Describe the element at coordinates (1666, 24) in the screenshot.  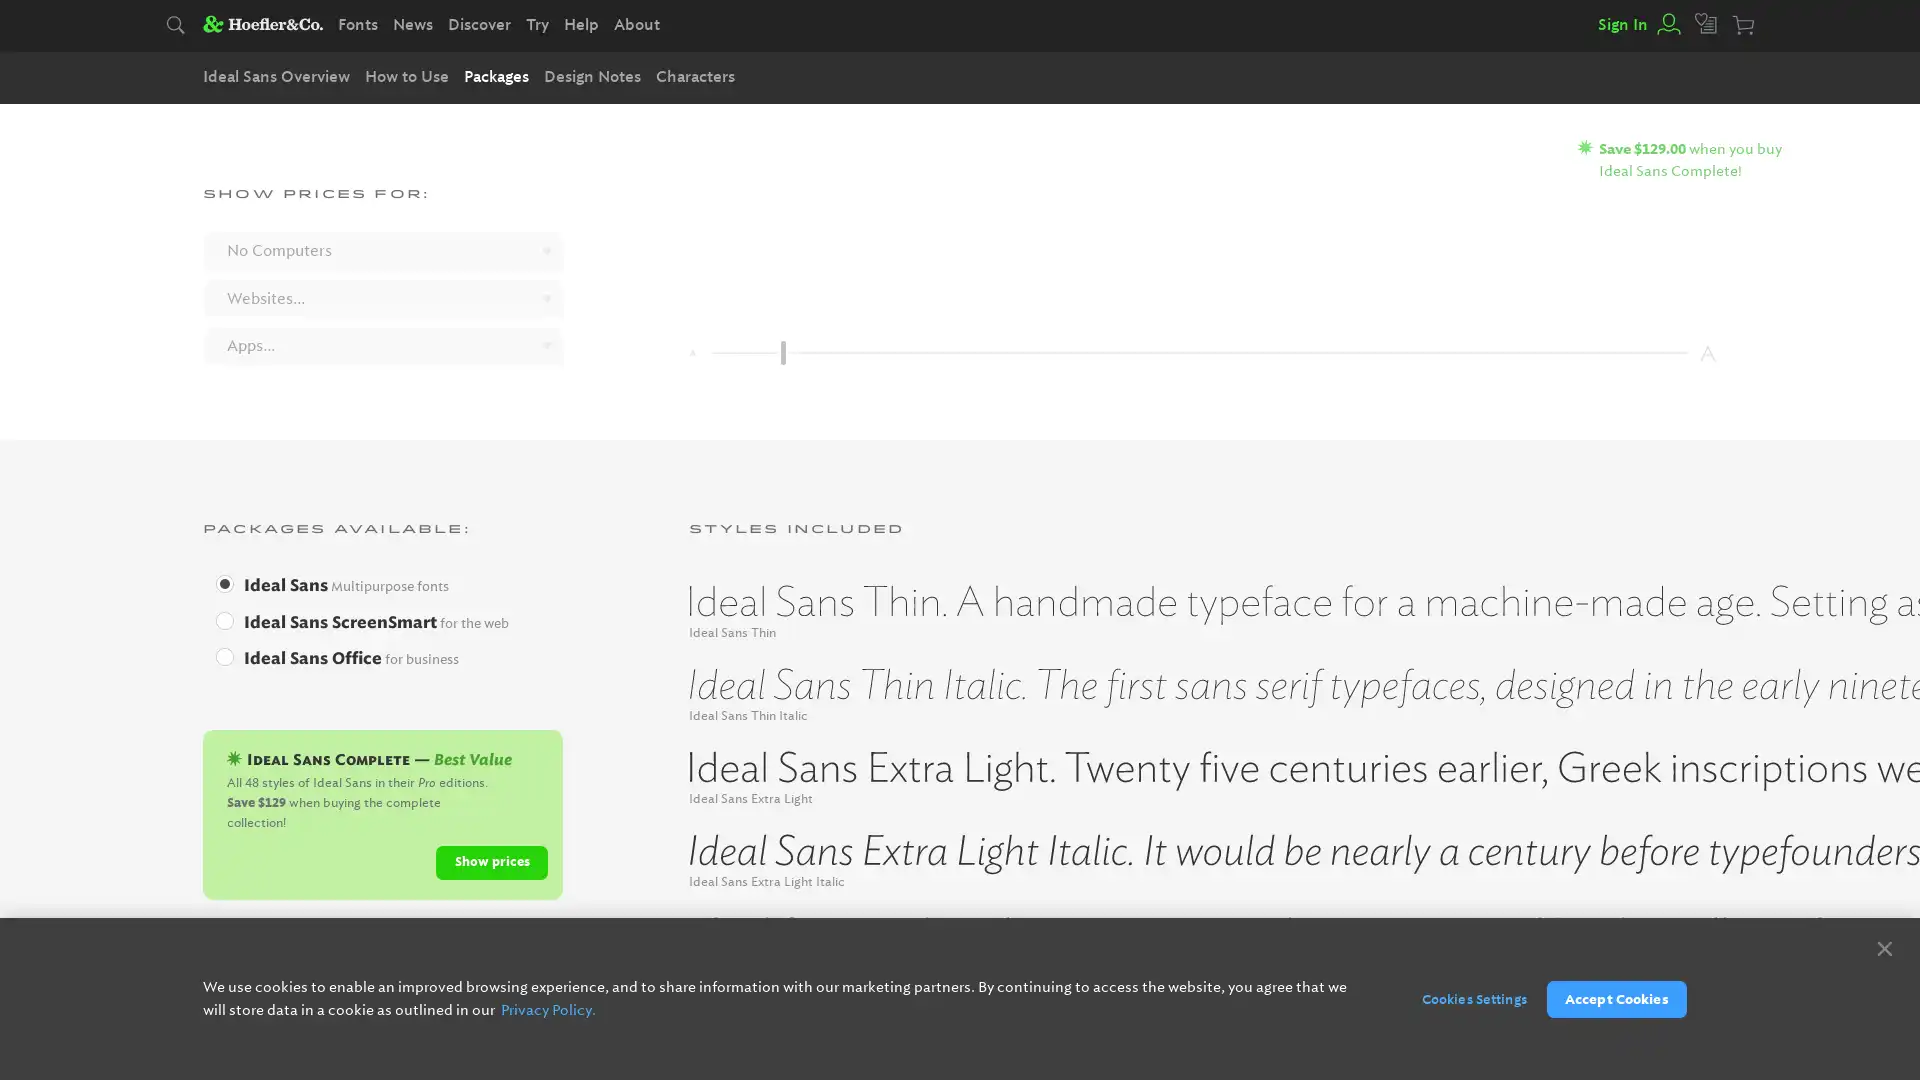
I see `View your account` at that location.